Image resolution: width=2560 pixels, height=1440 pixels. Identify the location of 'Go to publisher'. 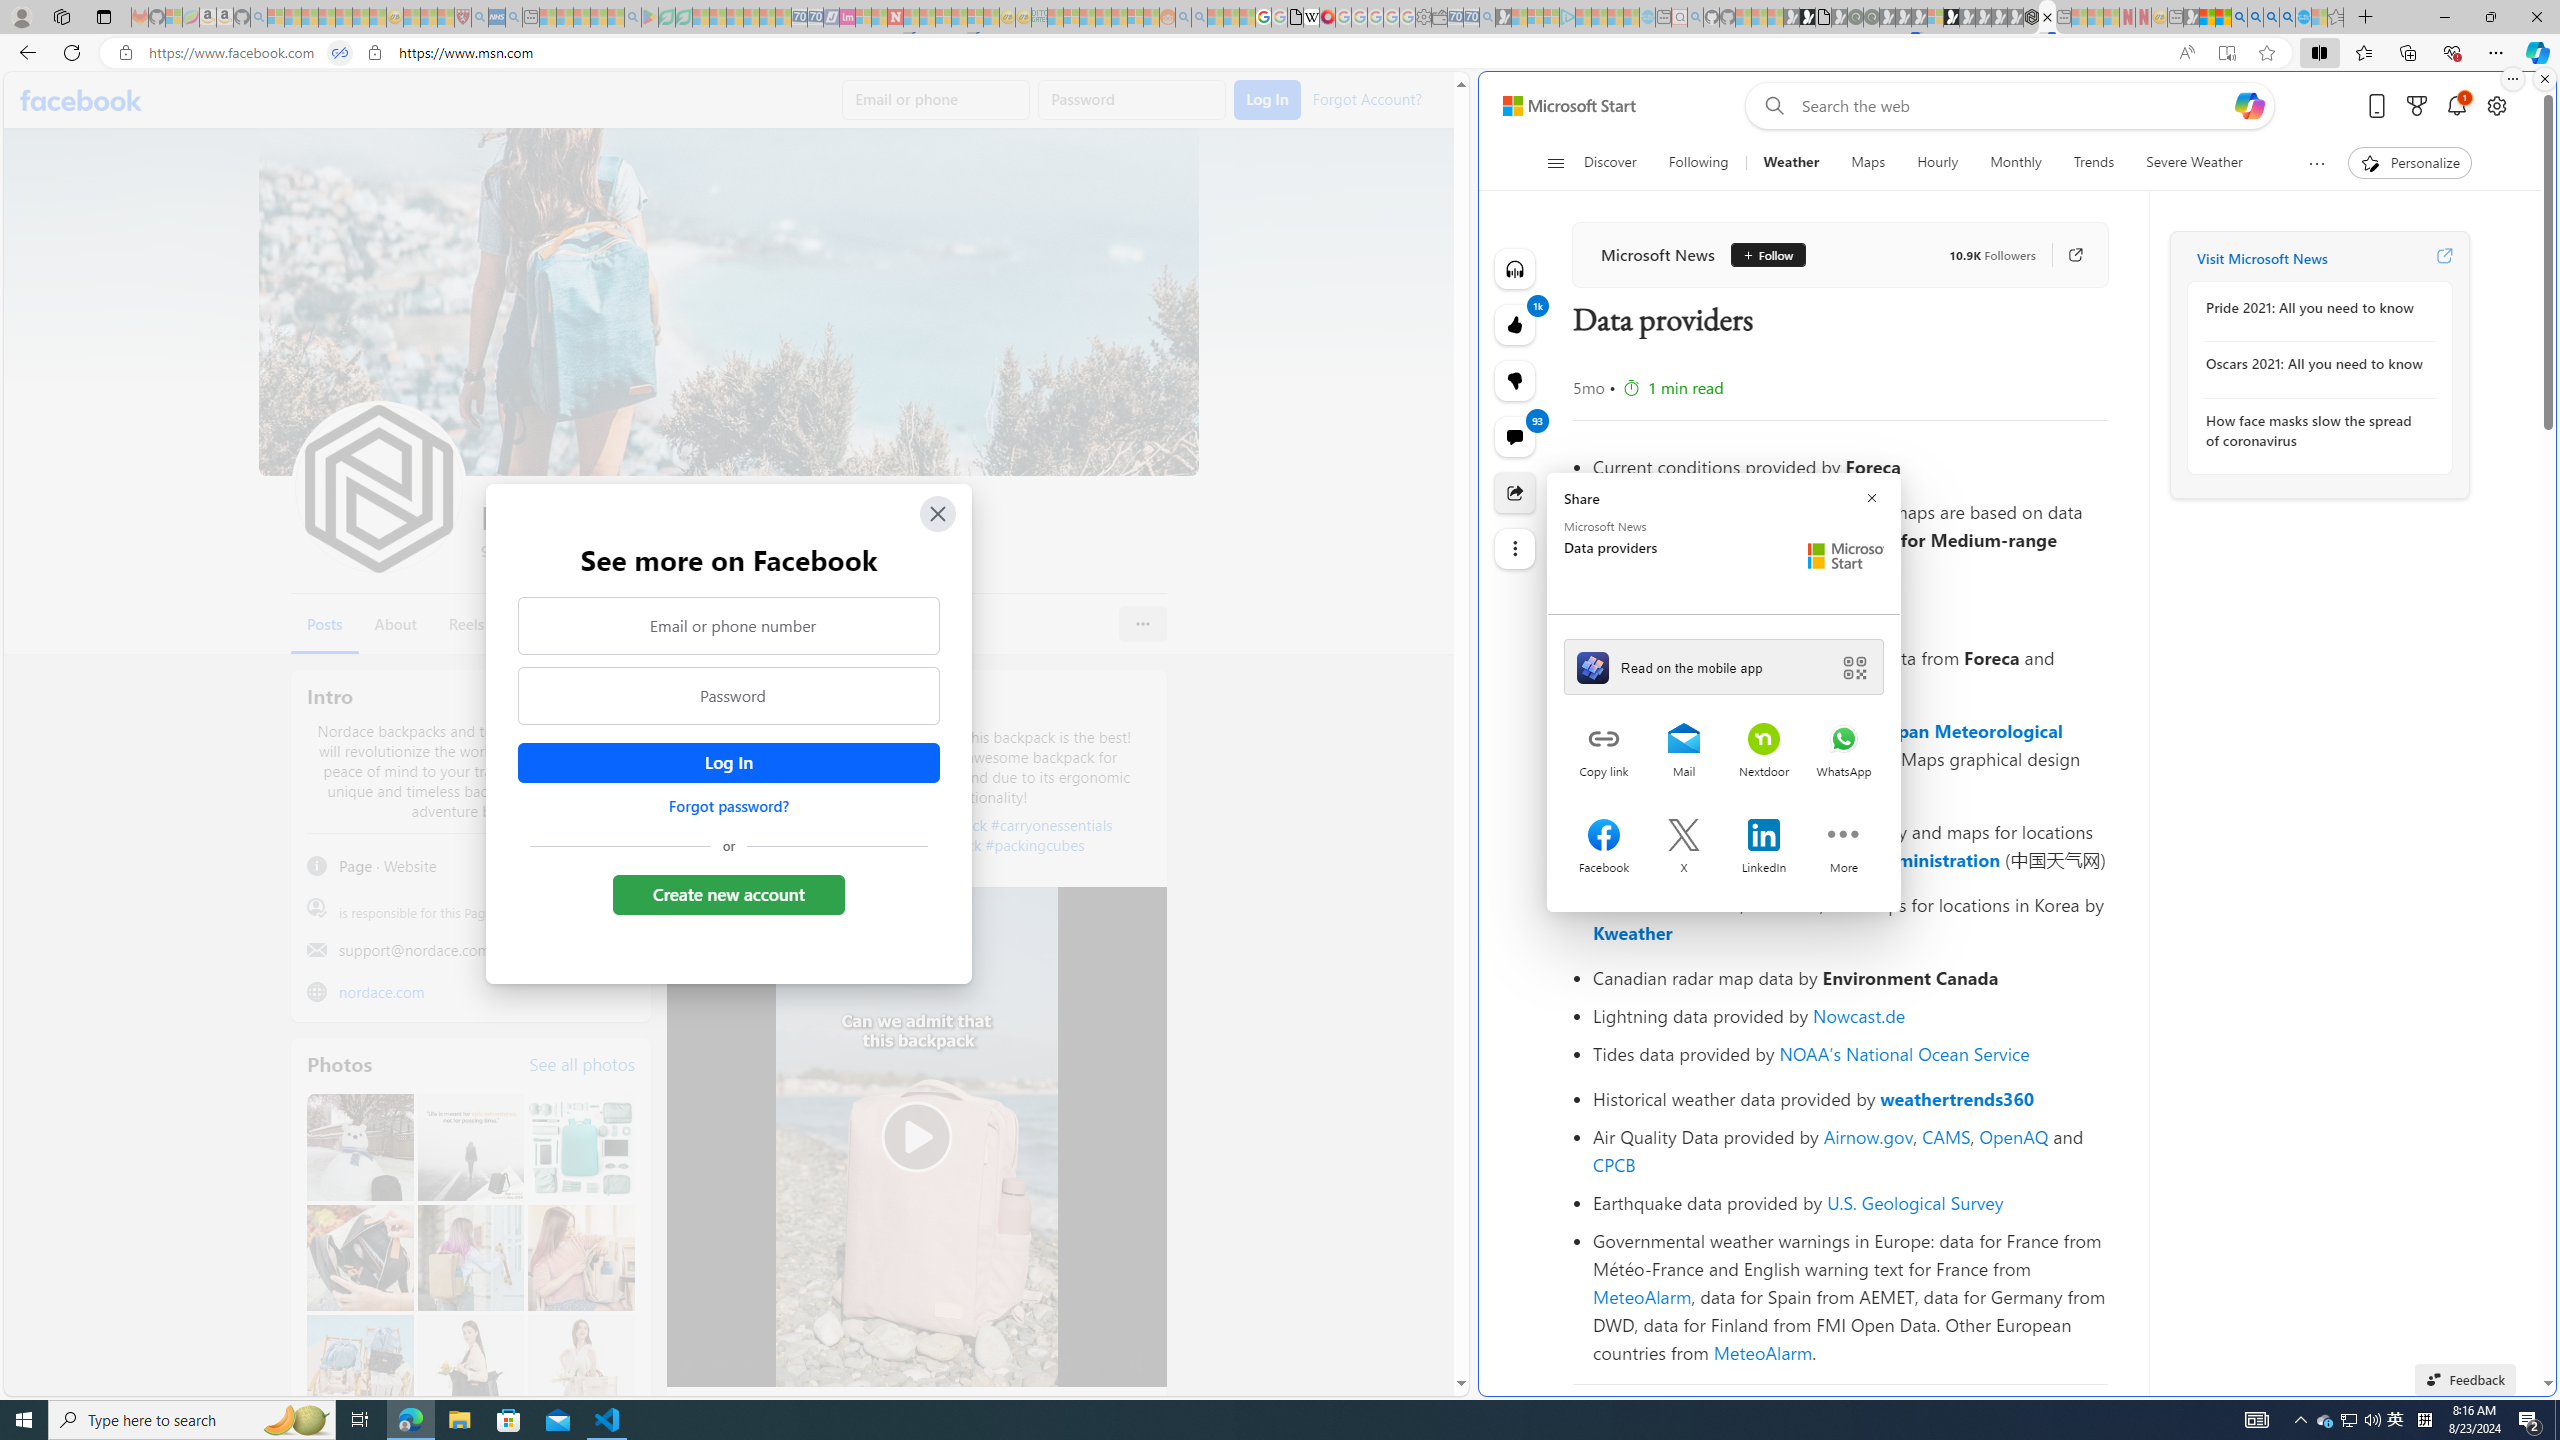
(2064, 253).